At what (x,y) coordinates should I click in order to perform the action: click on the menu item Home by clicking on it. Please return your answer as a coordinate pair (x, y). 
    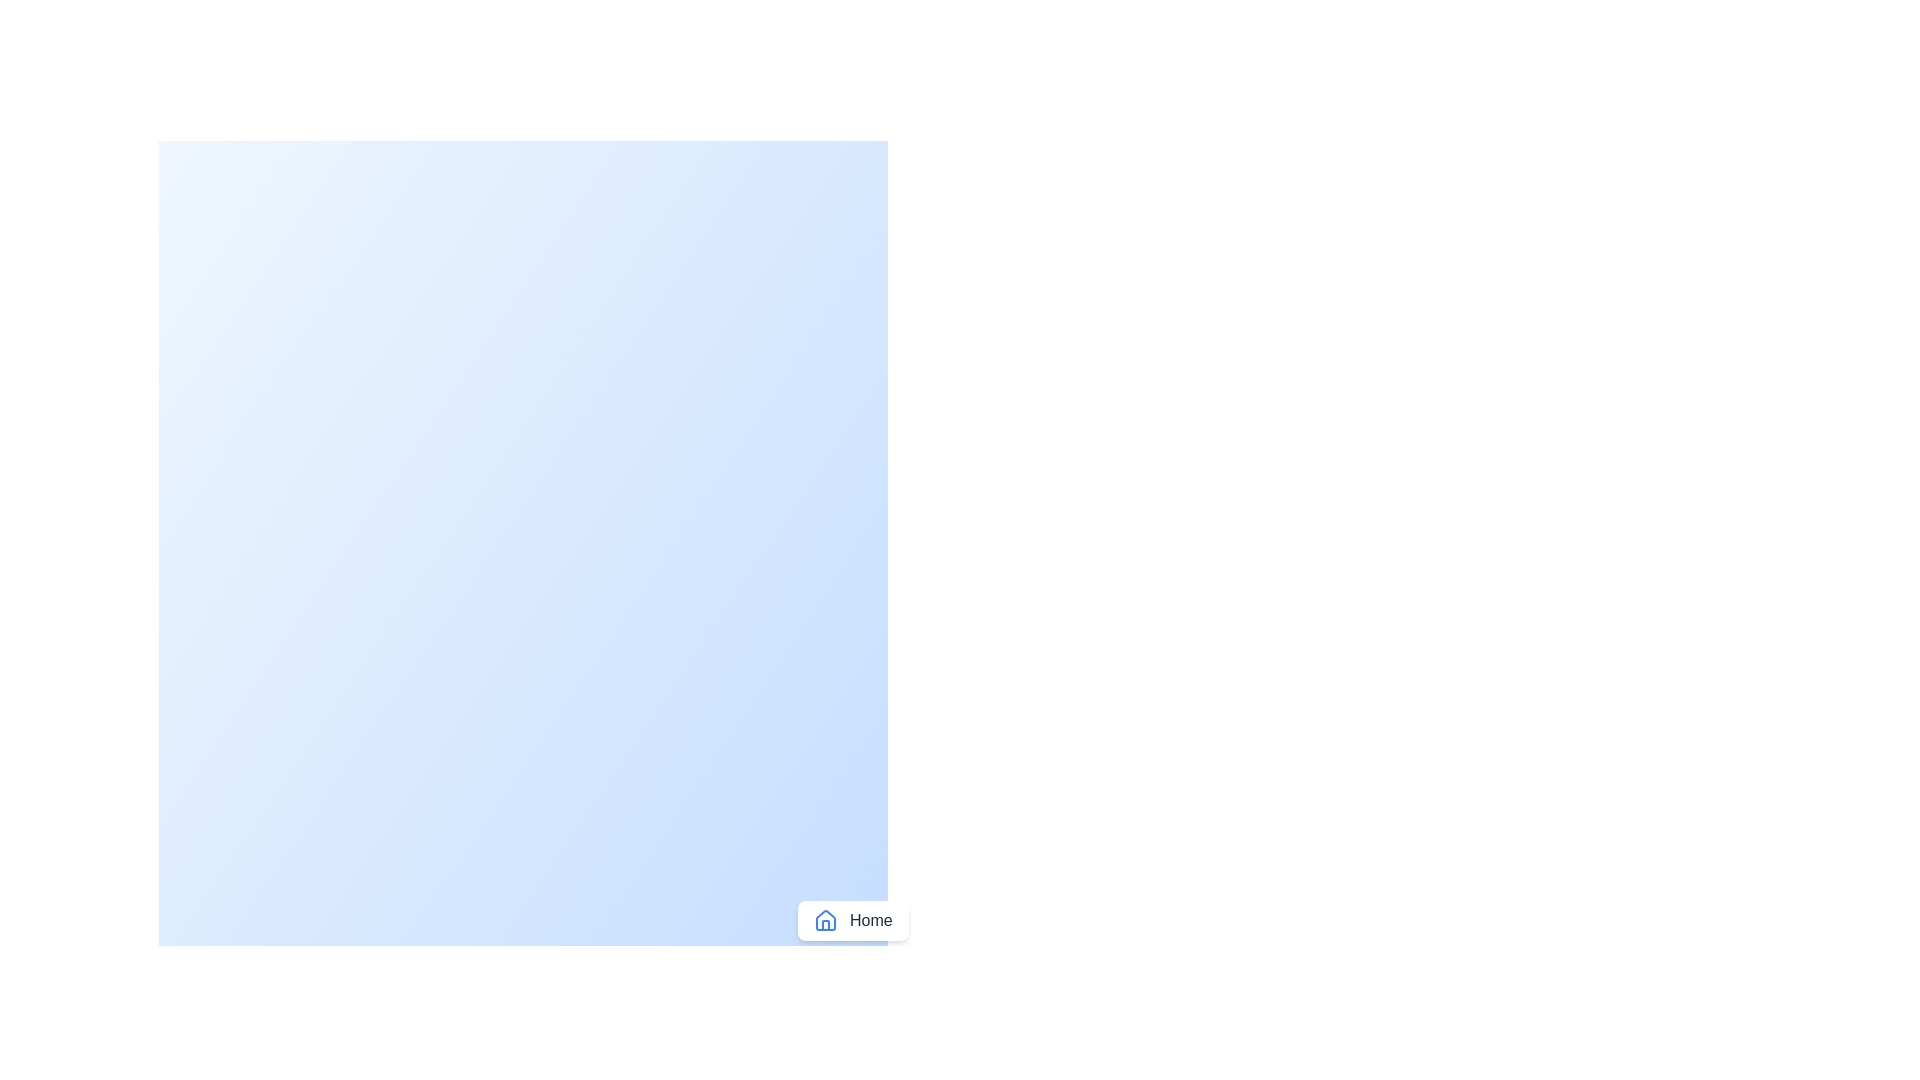
    Looking at the image, I should click on (853, 921).